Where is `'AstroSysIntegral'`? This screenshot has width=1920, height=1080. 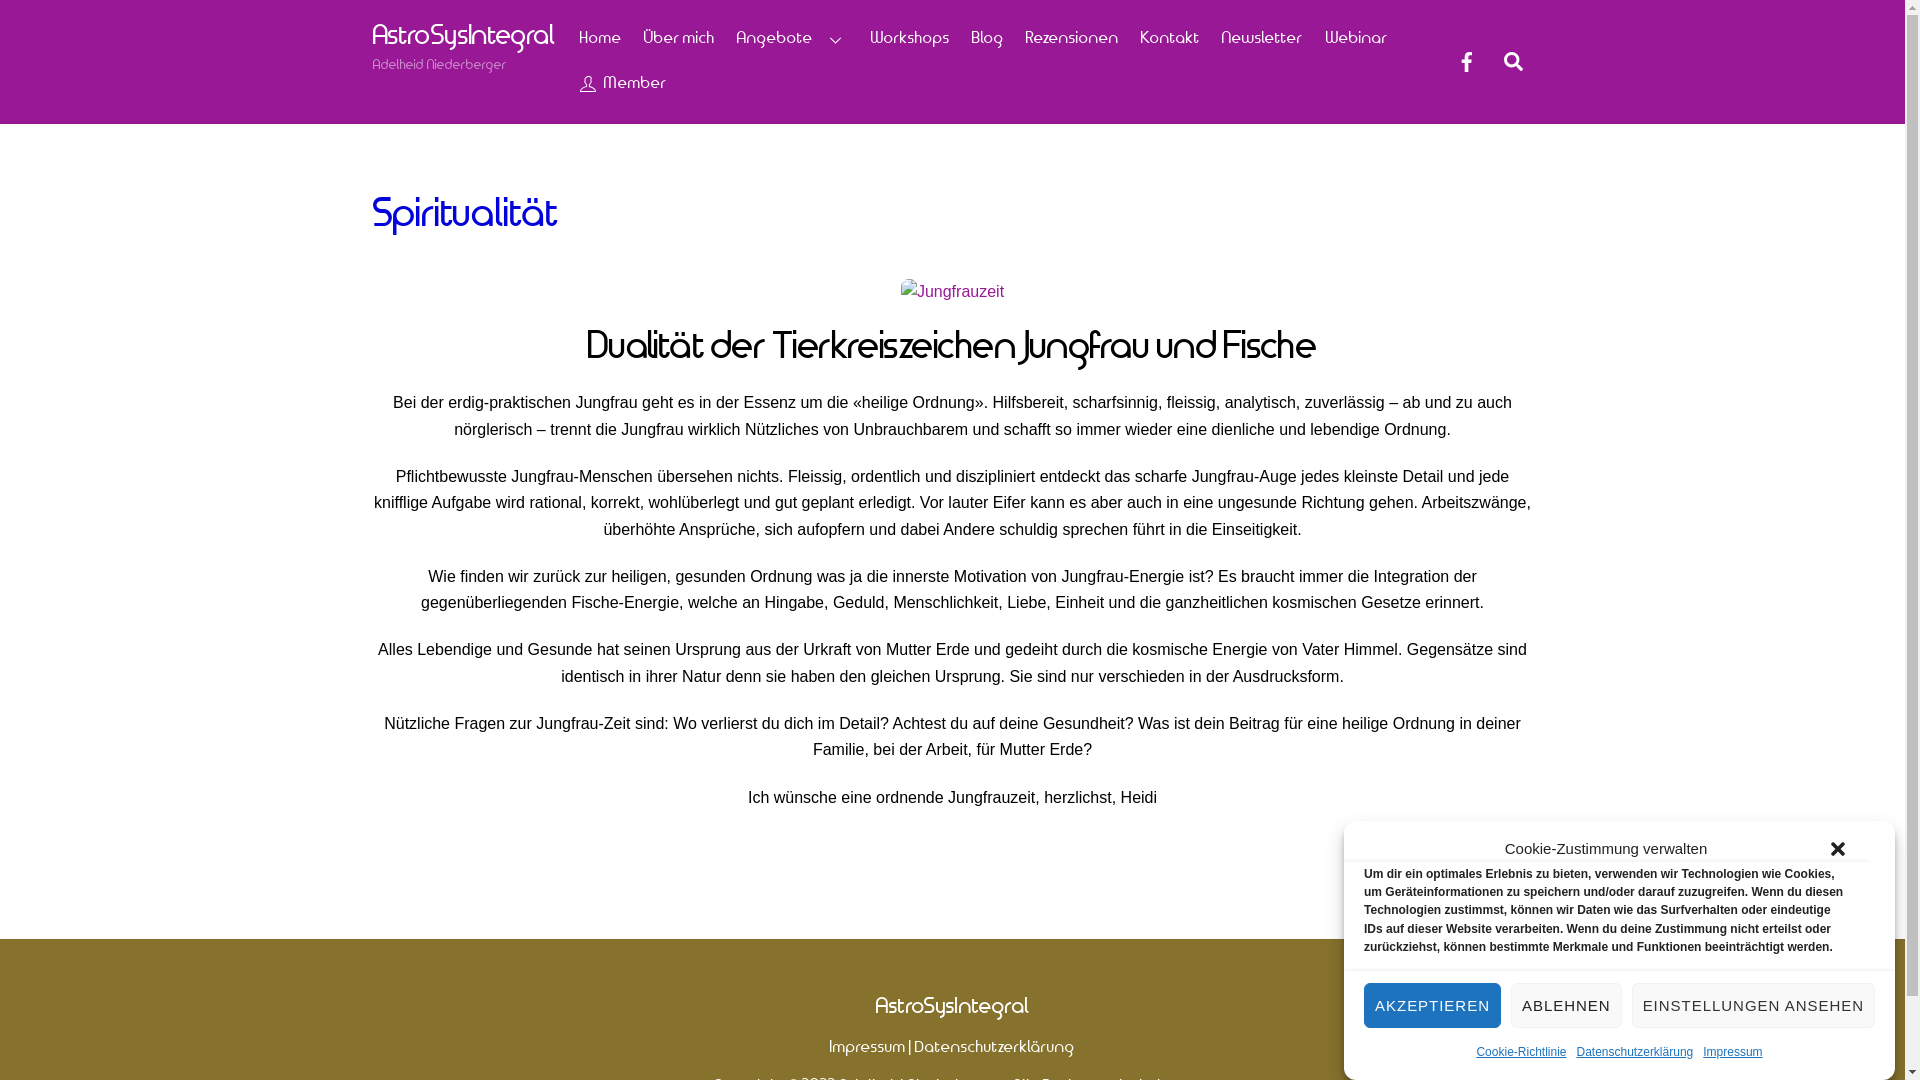
'AstroSysIntegral' is located at coordinates (875, 1006).